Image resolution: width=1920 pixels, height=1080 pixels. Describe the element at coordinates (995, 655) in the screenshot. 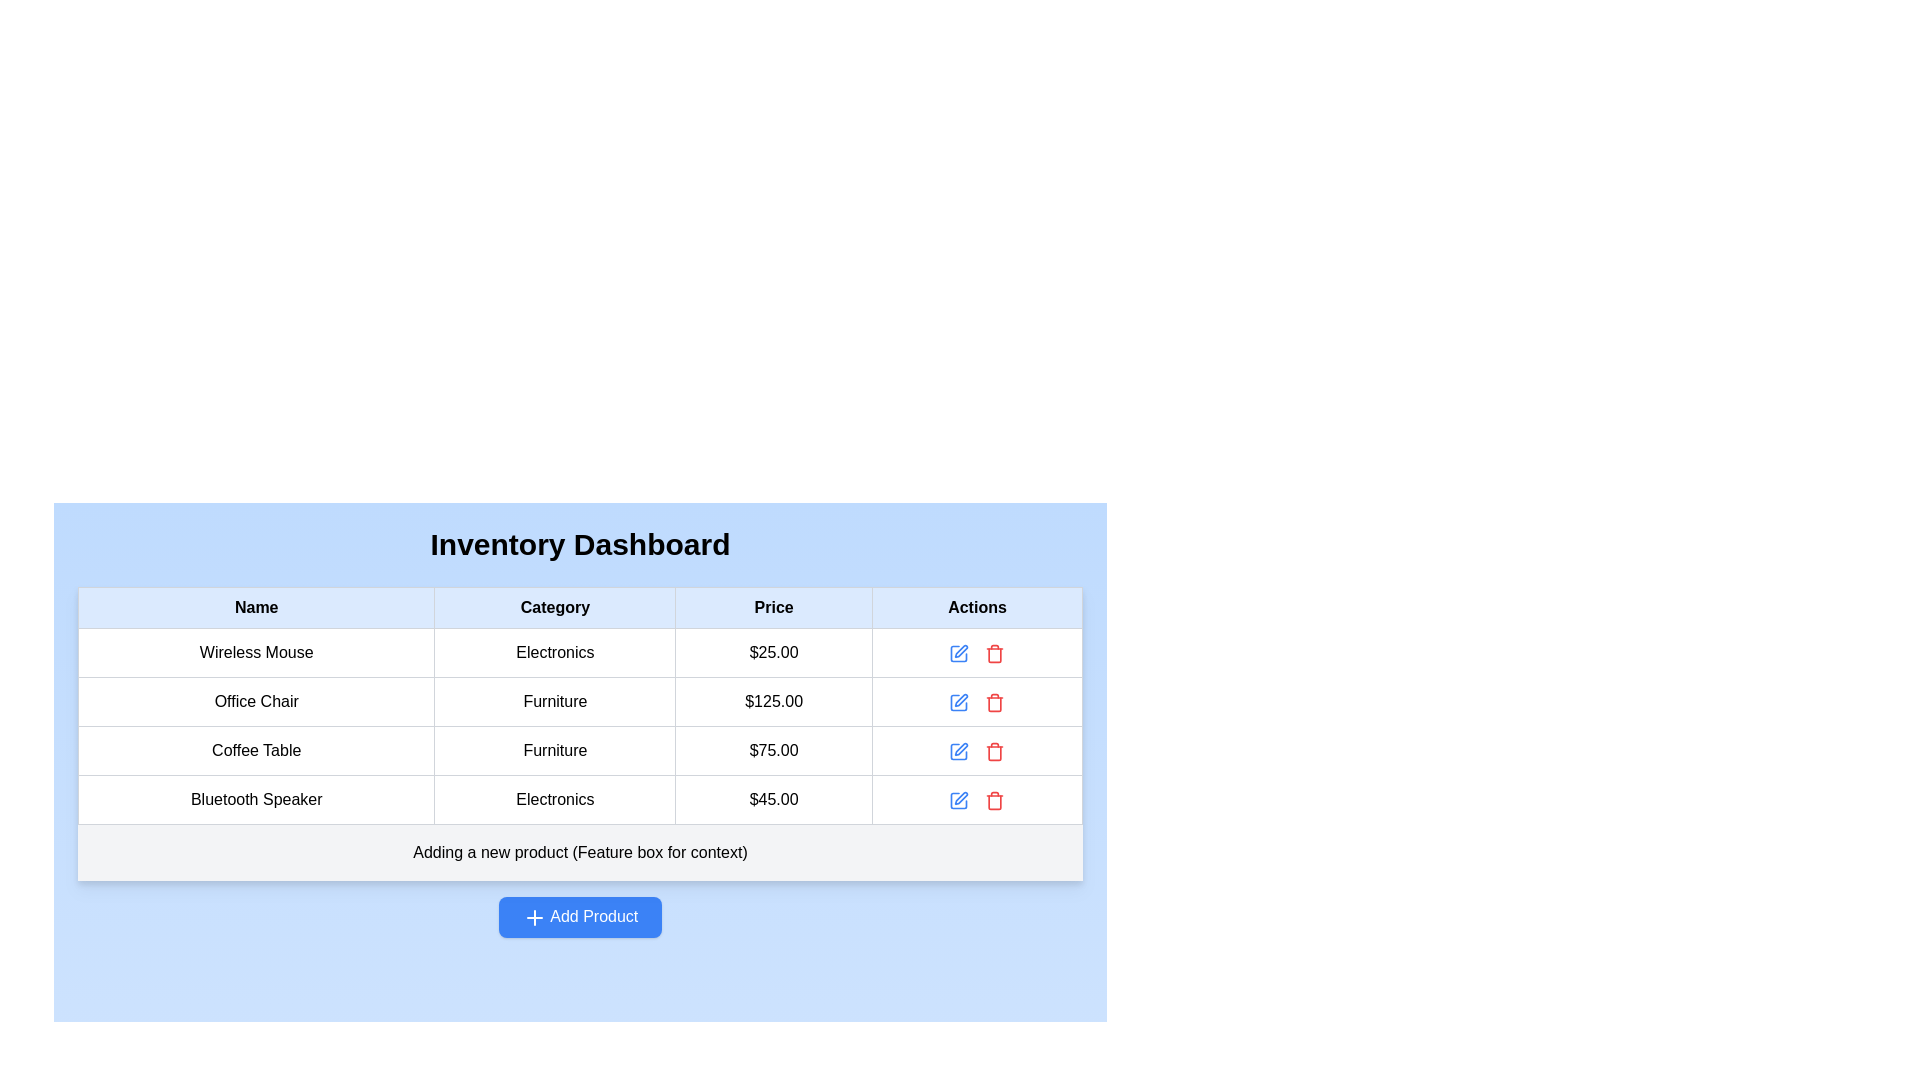

I see `the trash icon component in the 'Actions' column of the fourth row of the table` at that location.